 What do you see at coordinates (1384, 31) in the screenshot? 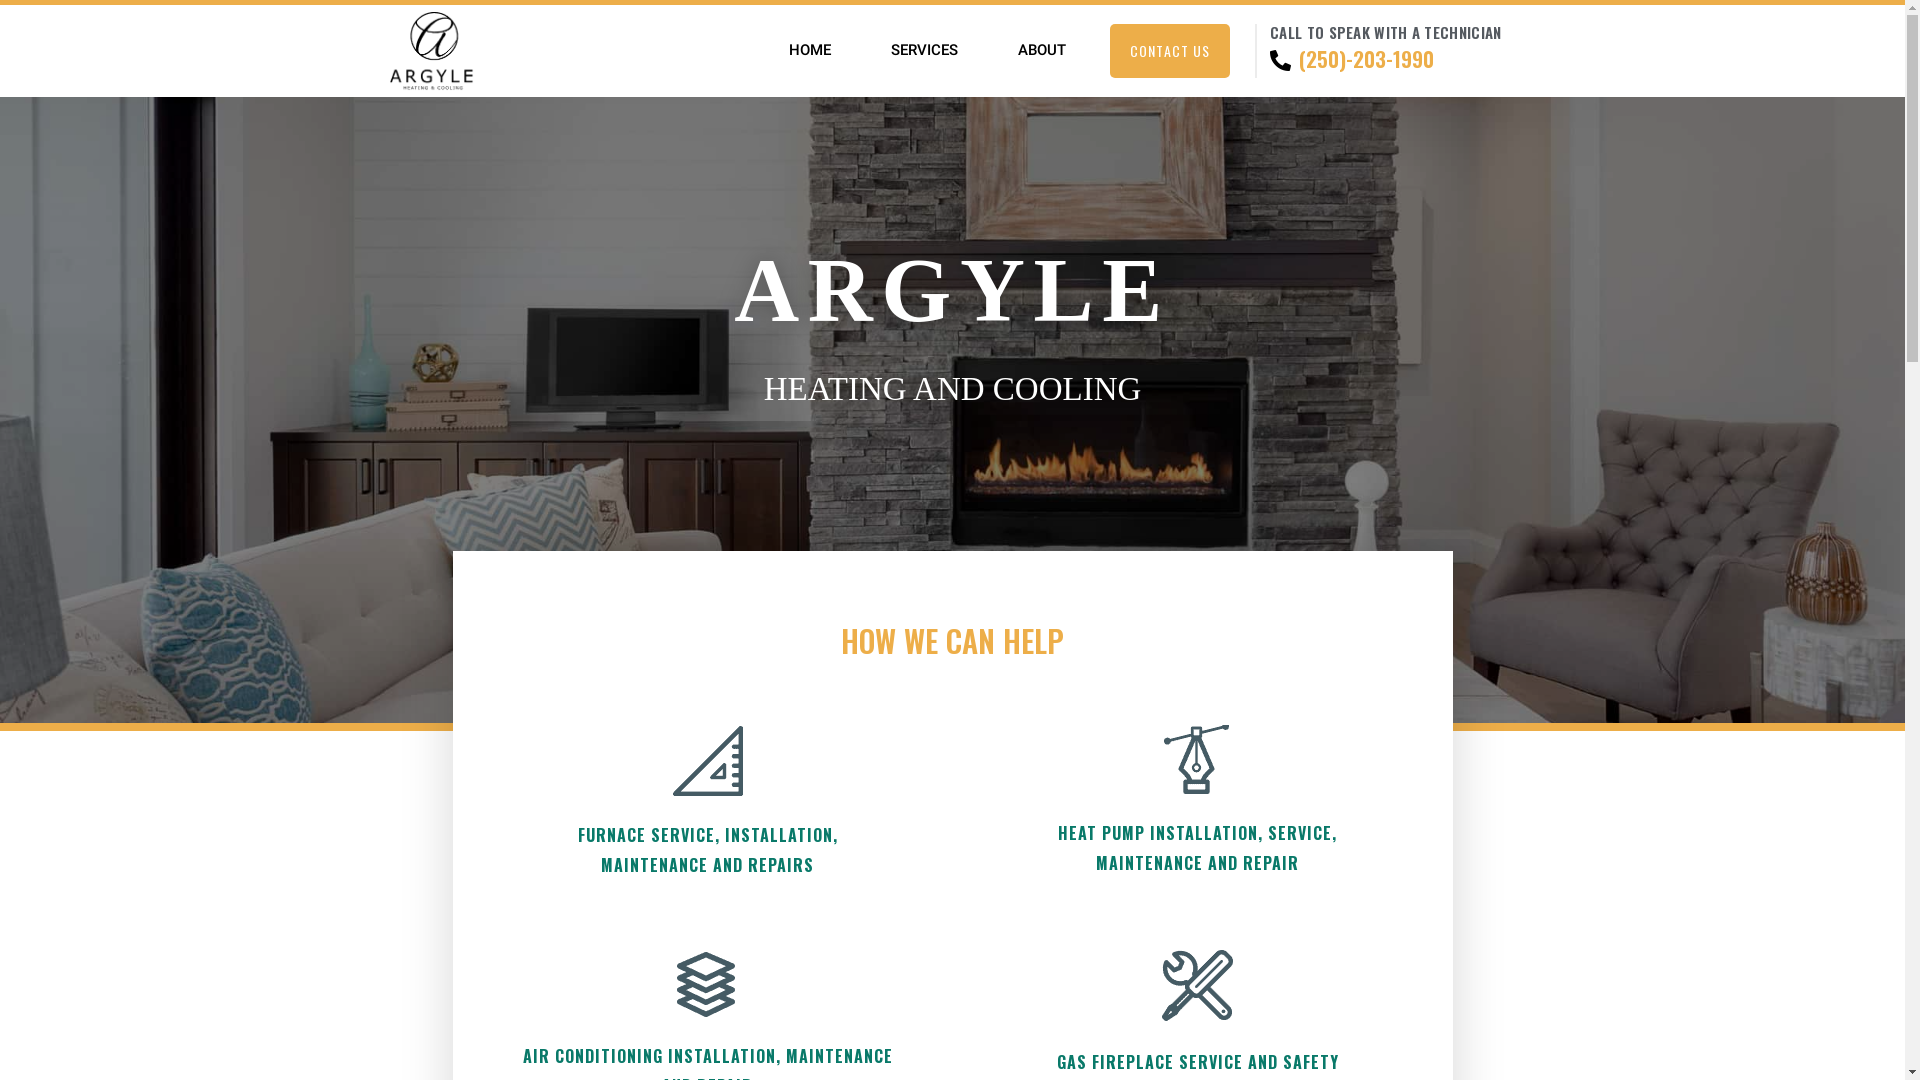
I see `'CALL TO SPEAK WITH A TECHNICIAN'` at bounding box center [1384, 31].